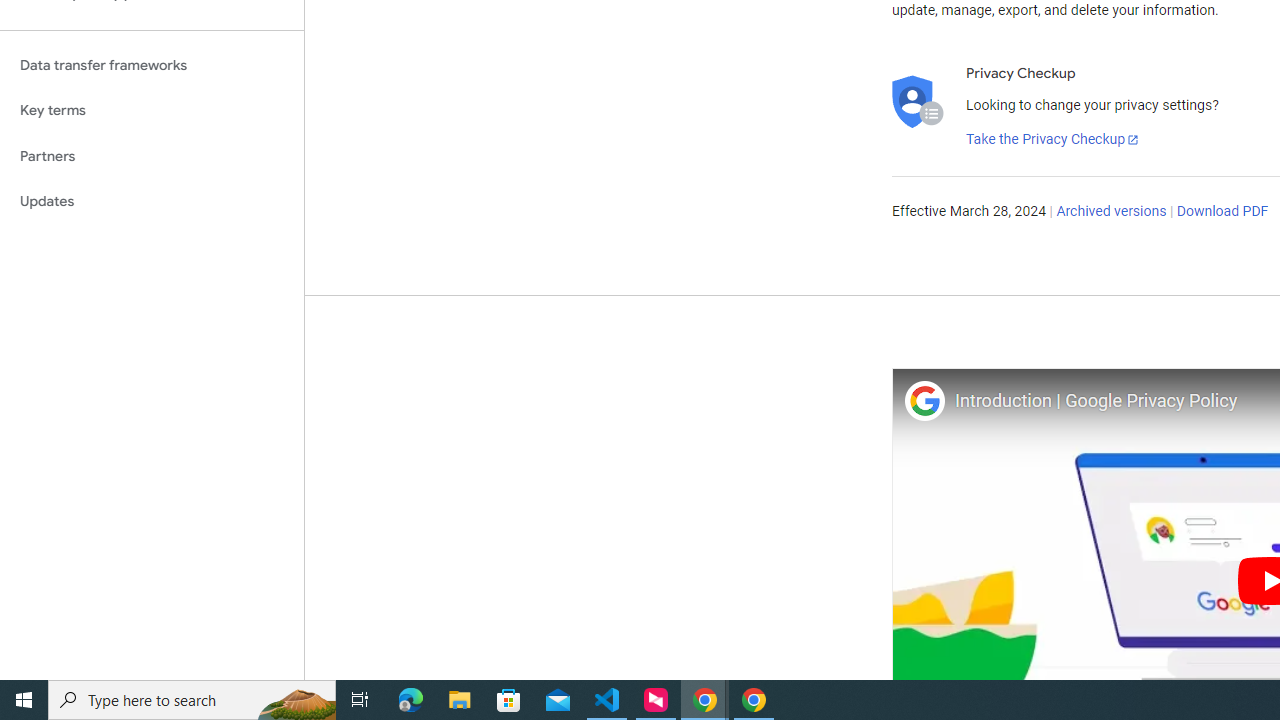 This screenshot has height=720, width=1280. What do you see at coordinates (151, 64) in the screenshot?
I see `'Data transfer frameworks'` at bounding box center [151, 64].